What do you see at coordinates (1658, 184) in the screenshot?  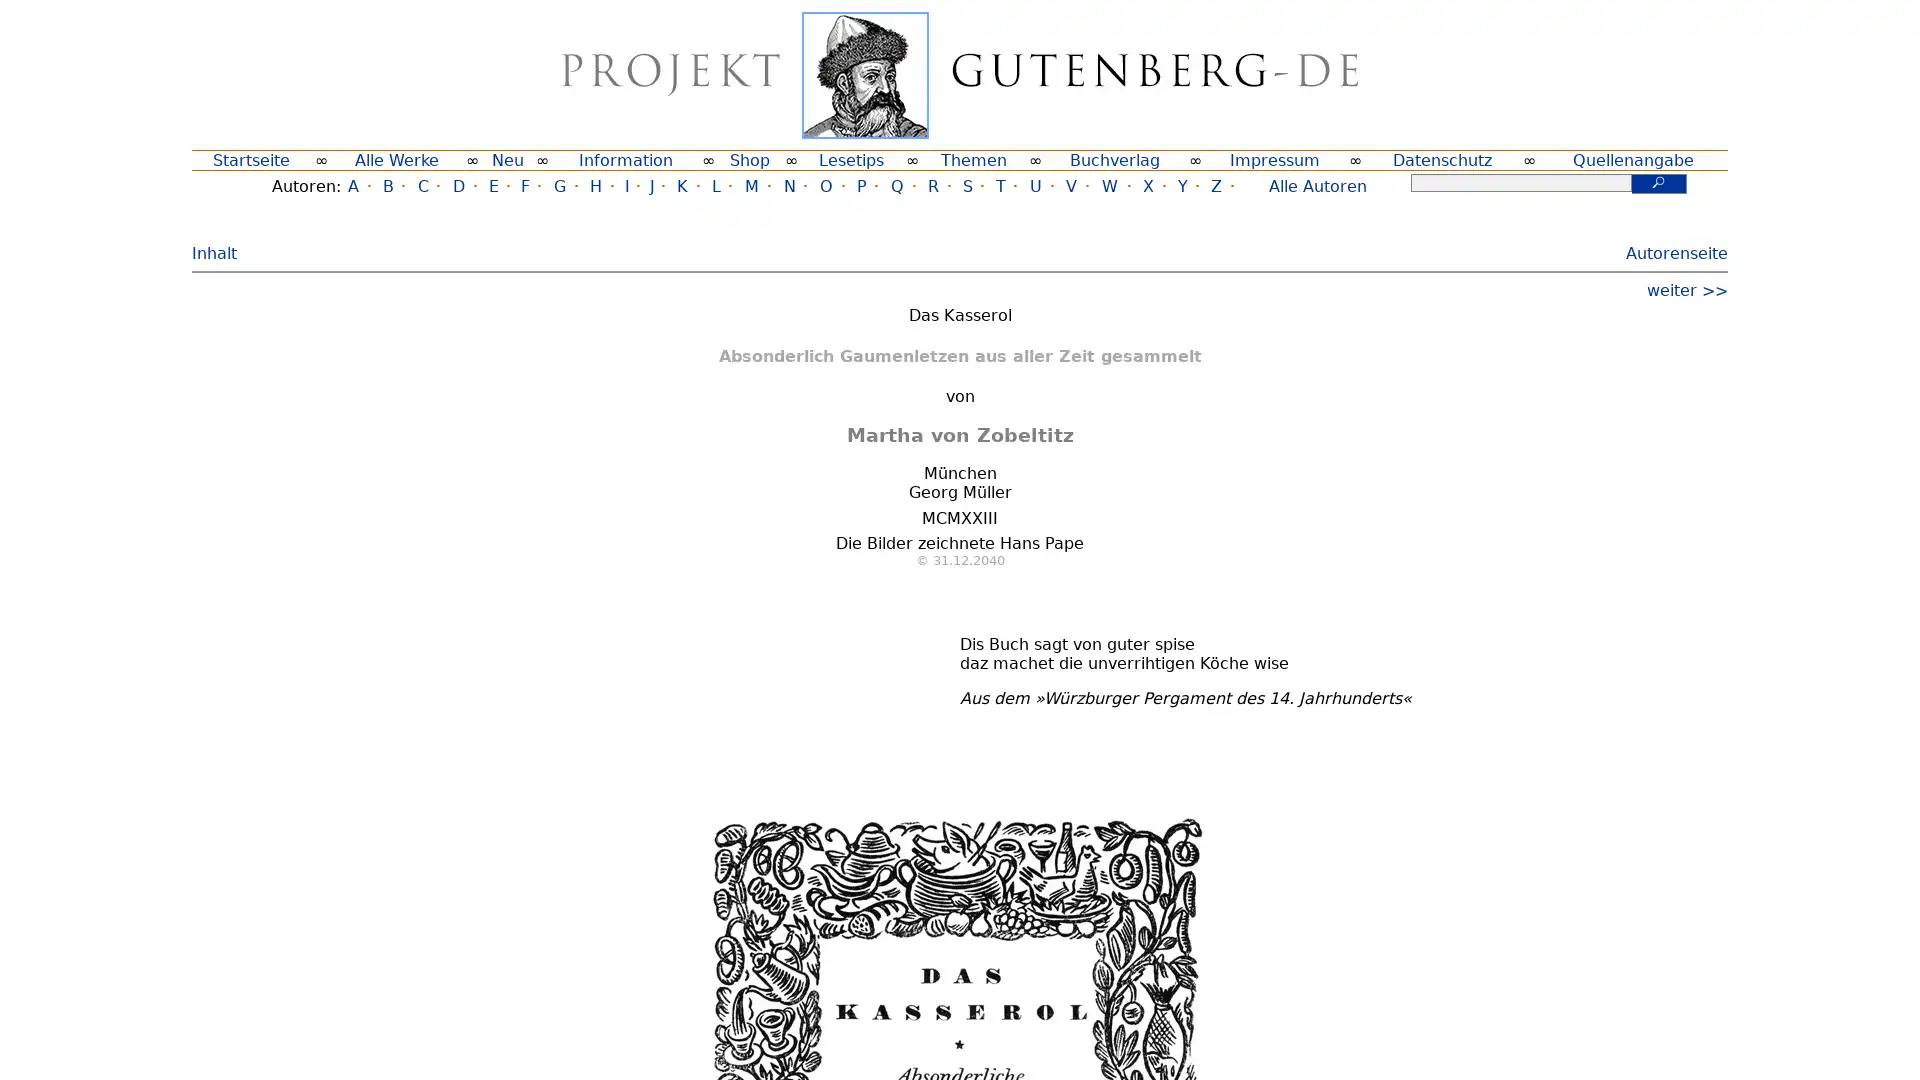 I see `Suchen` at bounding box center [1658, 184].